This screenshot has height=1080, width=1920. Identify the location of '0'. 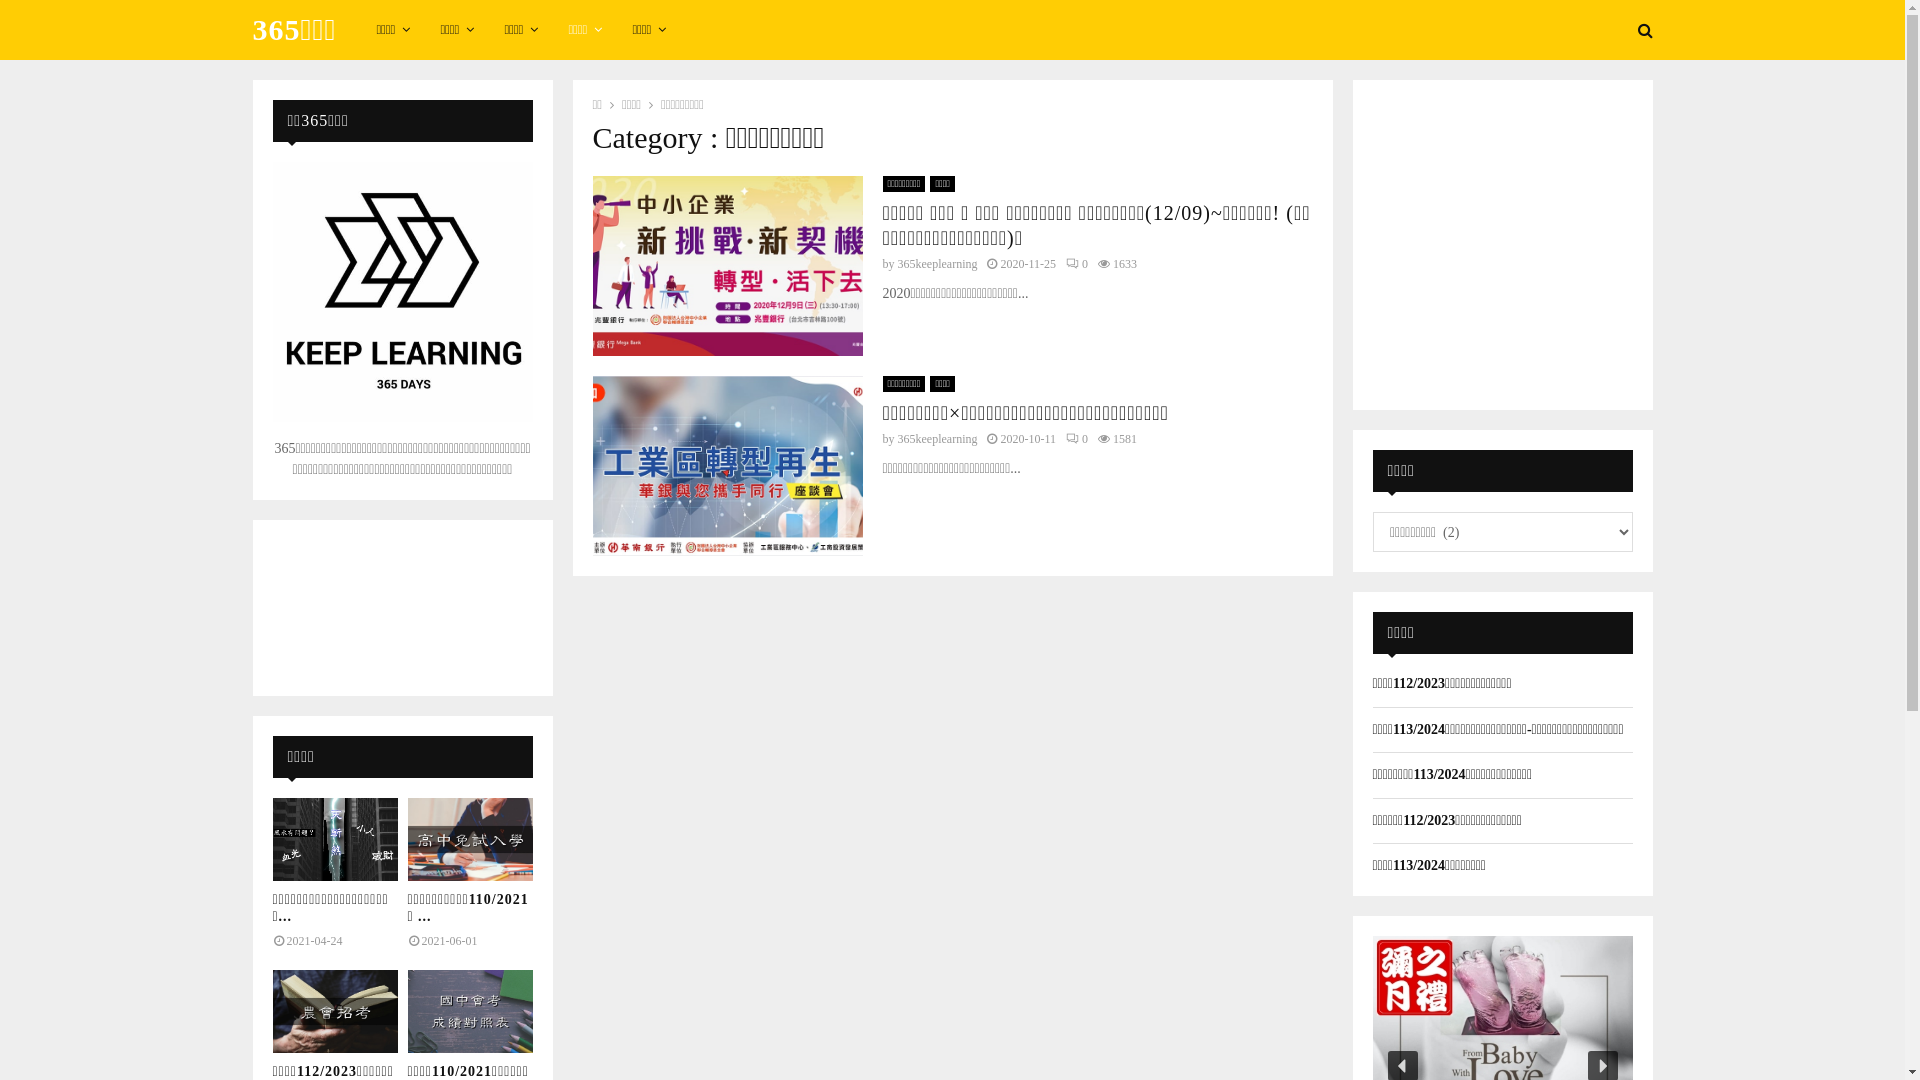
(1075, 438).